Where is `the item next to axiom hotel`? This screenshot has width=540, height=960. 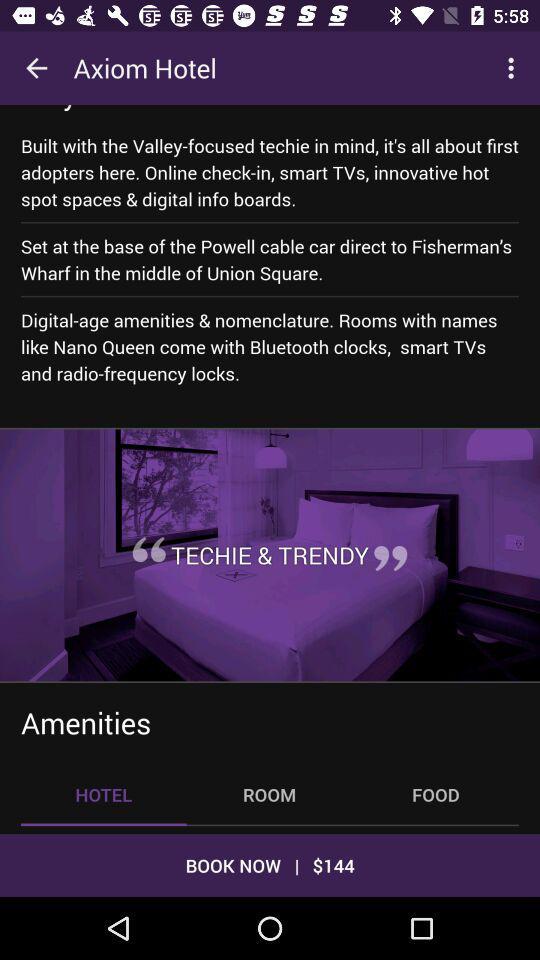
the item next to axiom hotel is located at coordinates (513, 68).